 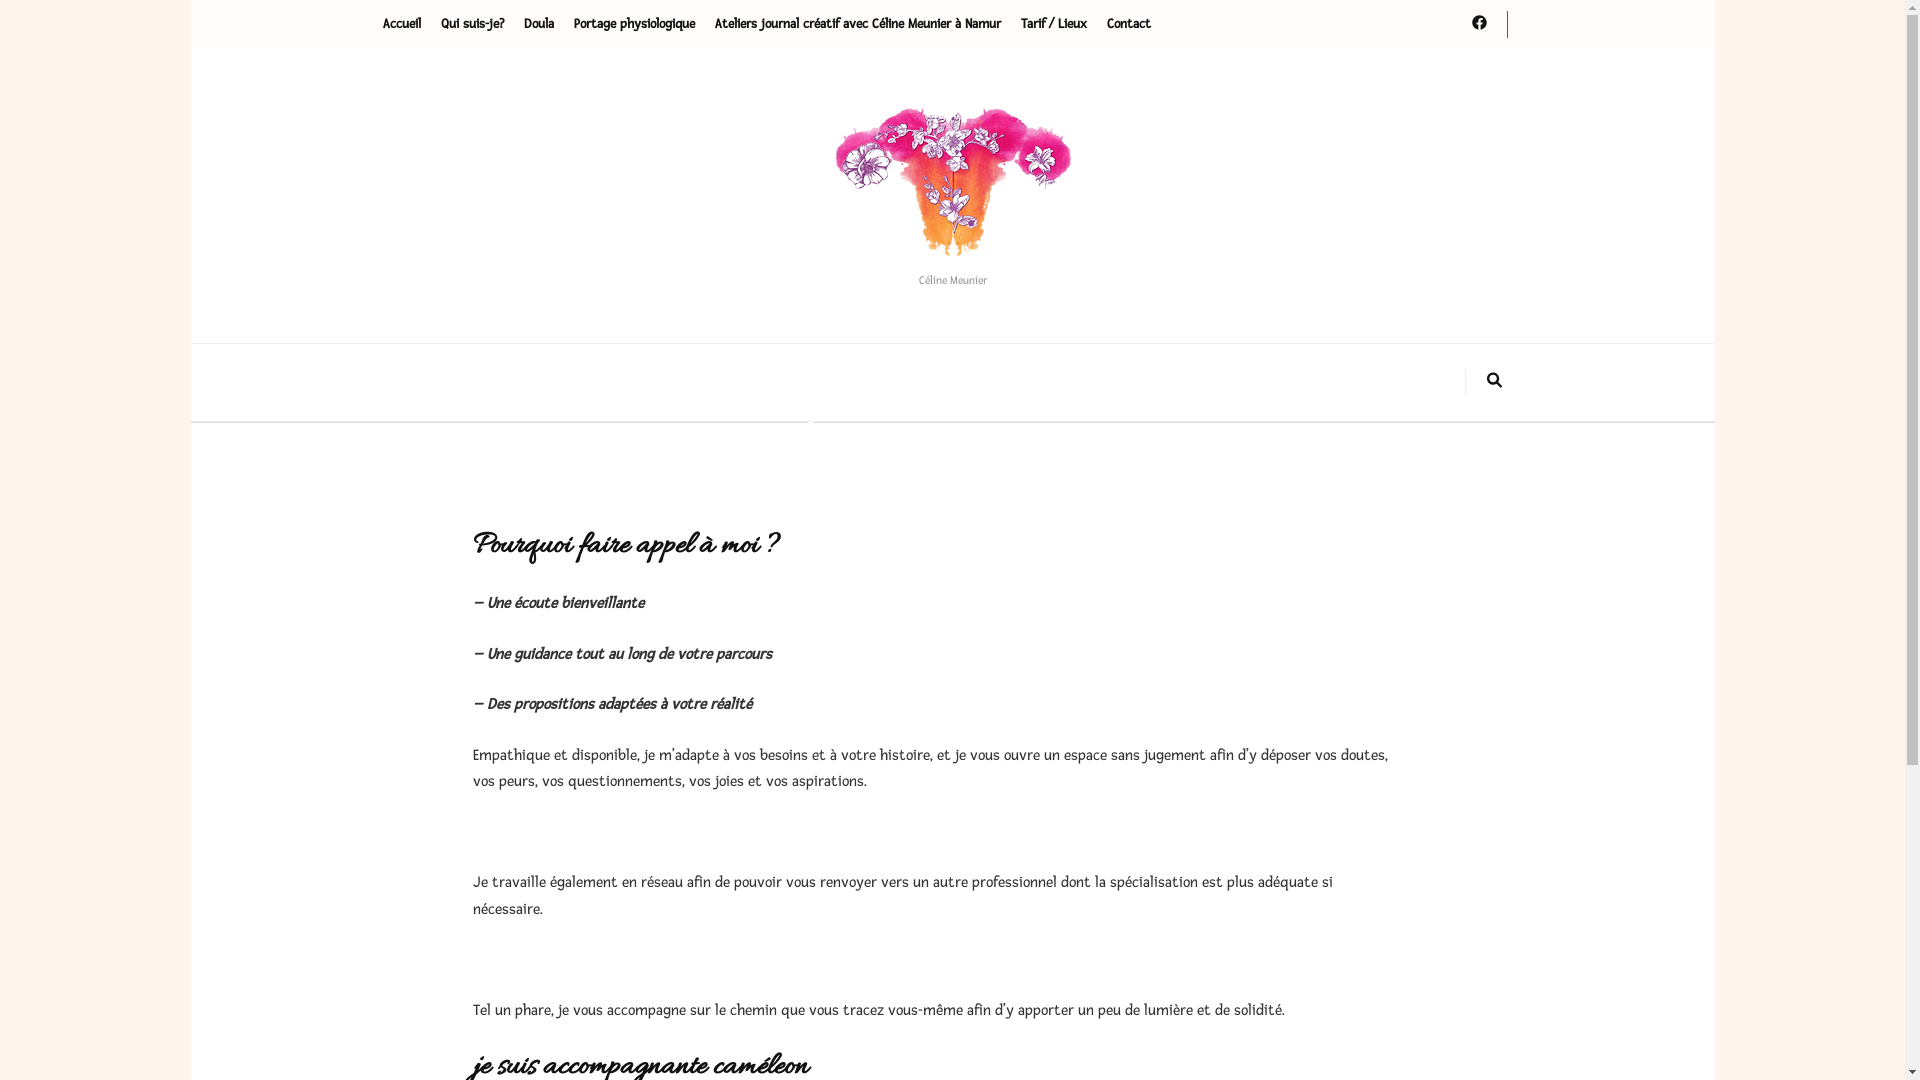 I want to click on 'Tarif / Lieux', so click(x=1051, y=24).